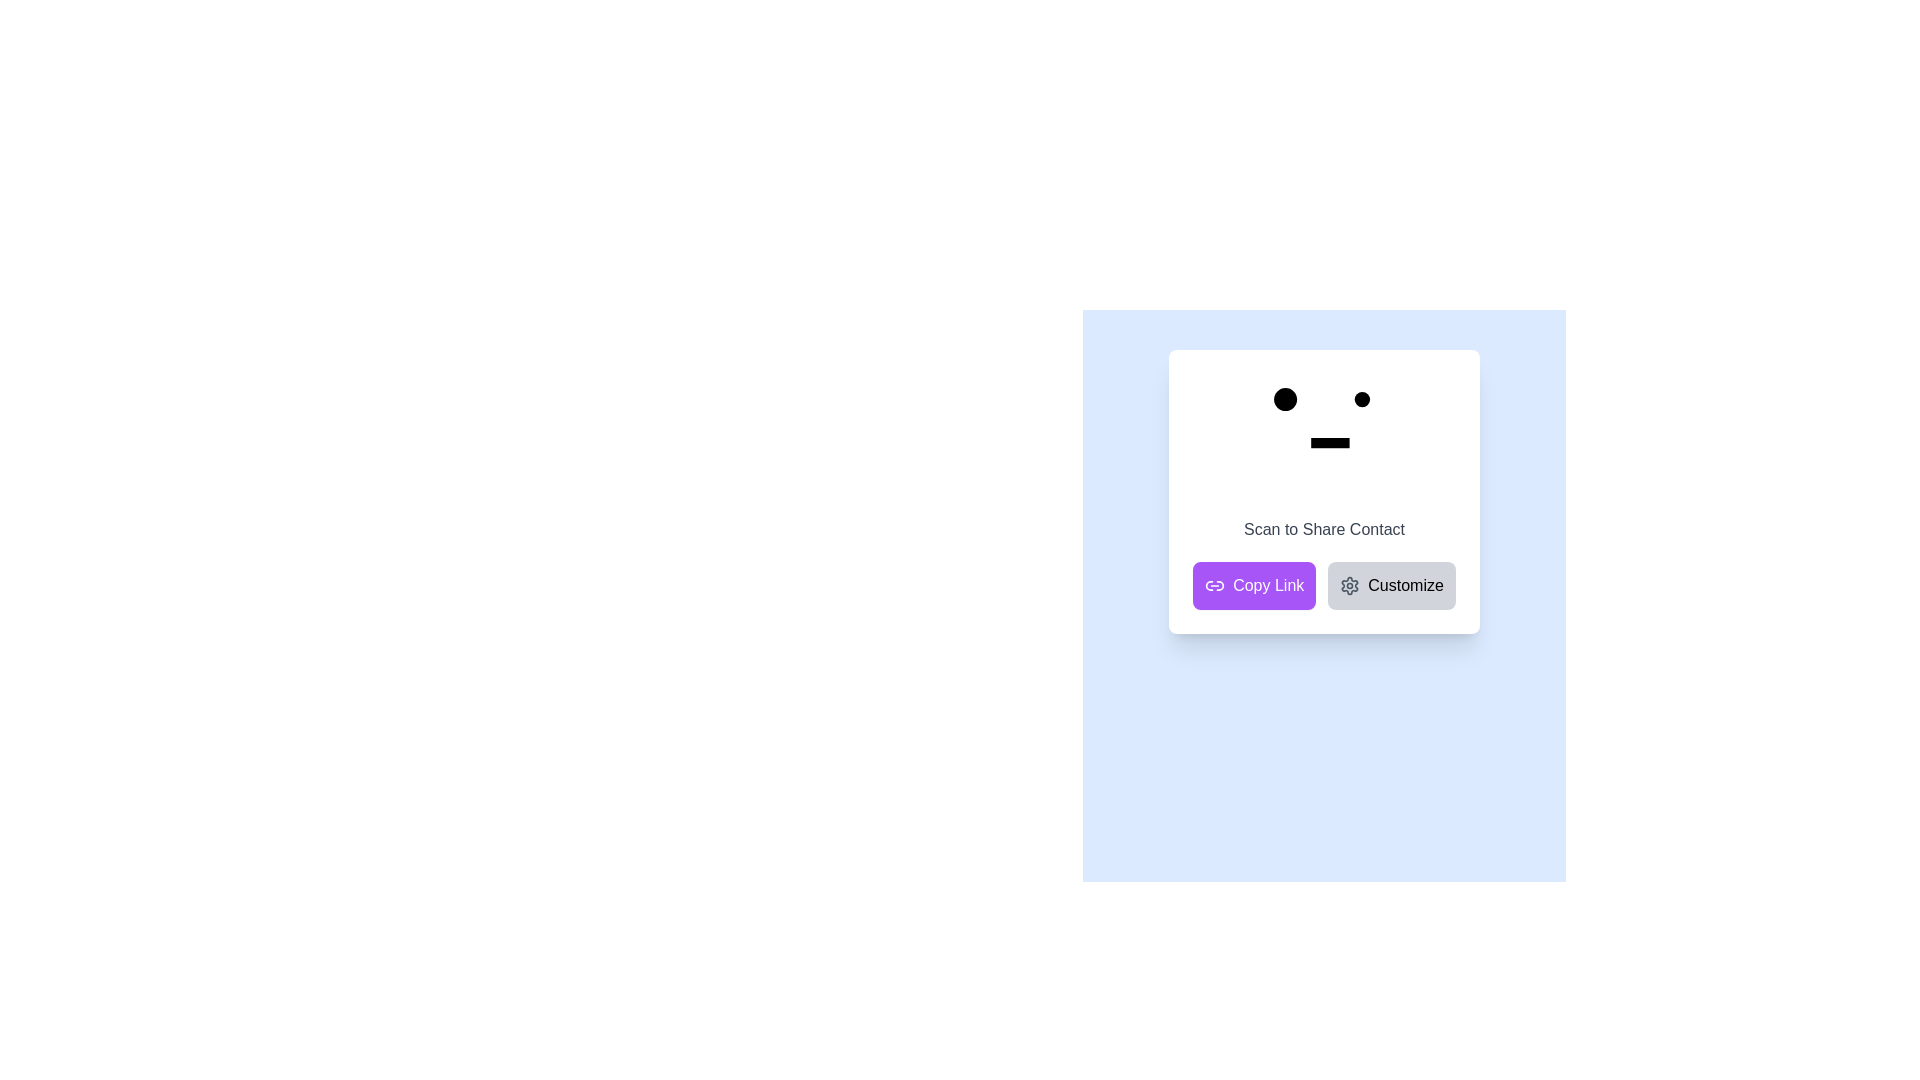 This screenshot has height=1080, width=1920. What do you see at coordinates (1324, 528) in the screenshot?
I see `the text label that says 'Scan to Share Contact' which is positioned beneath a face-like icon and above the 'Copy Link' and 'Customize' buttons` at bounding box center [1324, 528].